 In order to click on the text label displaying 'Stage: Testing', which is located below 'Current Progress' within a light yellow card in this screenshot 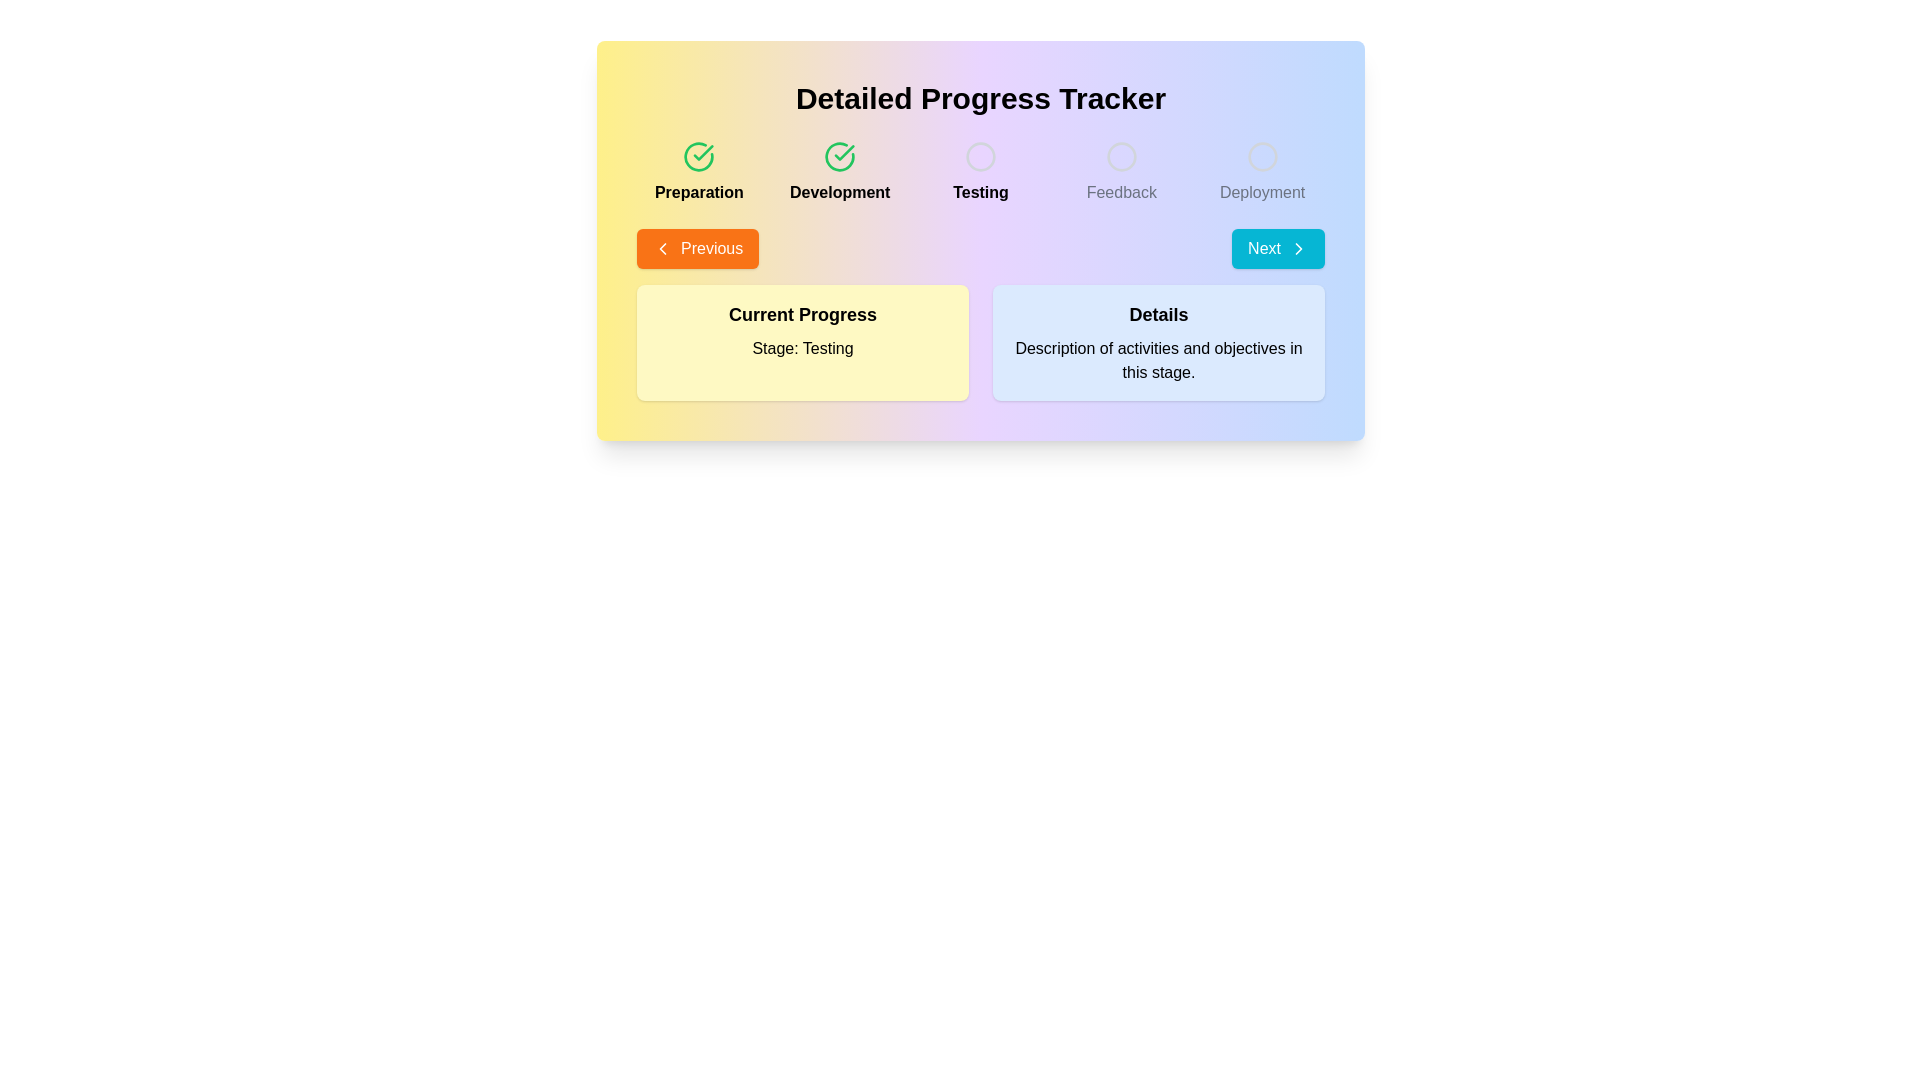, I will do `click(802, 347)`.